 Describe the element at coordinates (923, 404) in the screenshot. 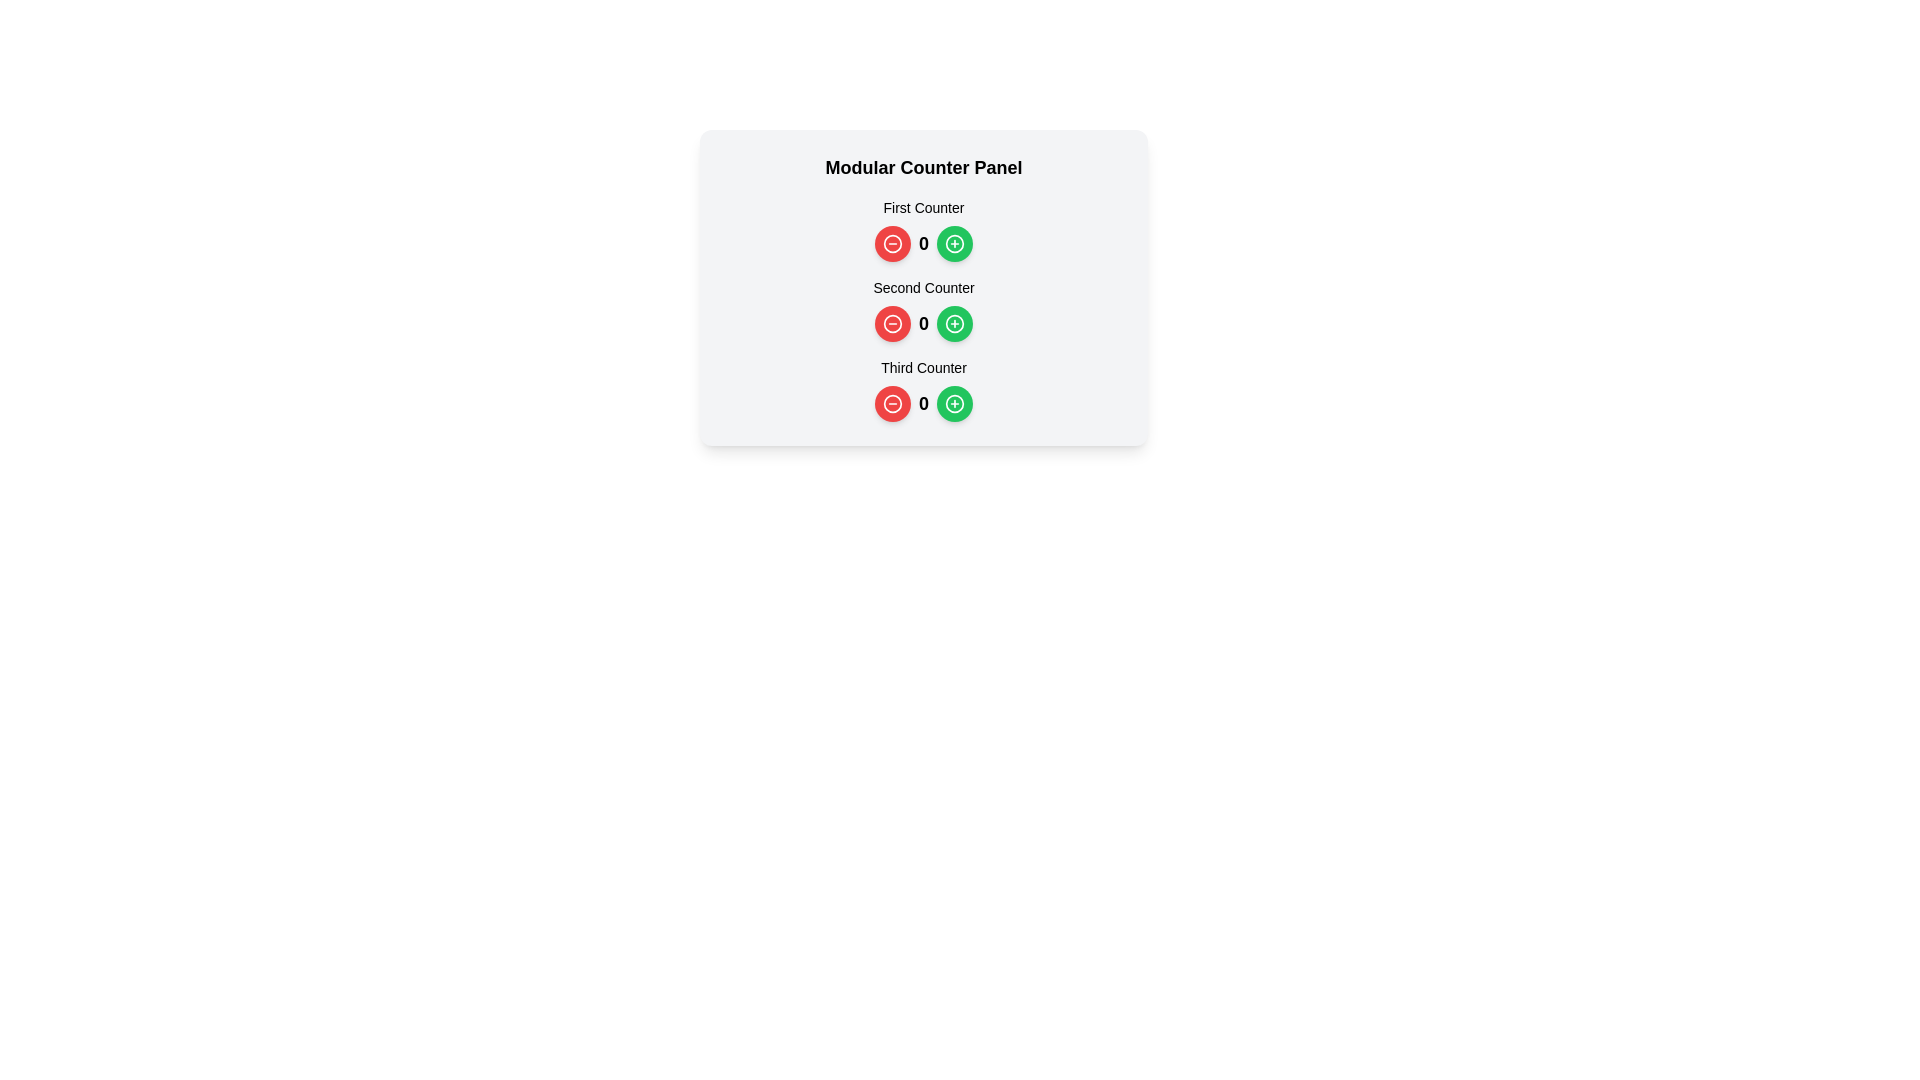

I see `displayed value of the counter in the 'Third Counter' group, which is dynamically updated based on user interactions with the increment and decrement buttons` at that location.